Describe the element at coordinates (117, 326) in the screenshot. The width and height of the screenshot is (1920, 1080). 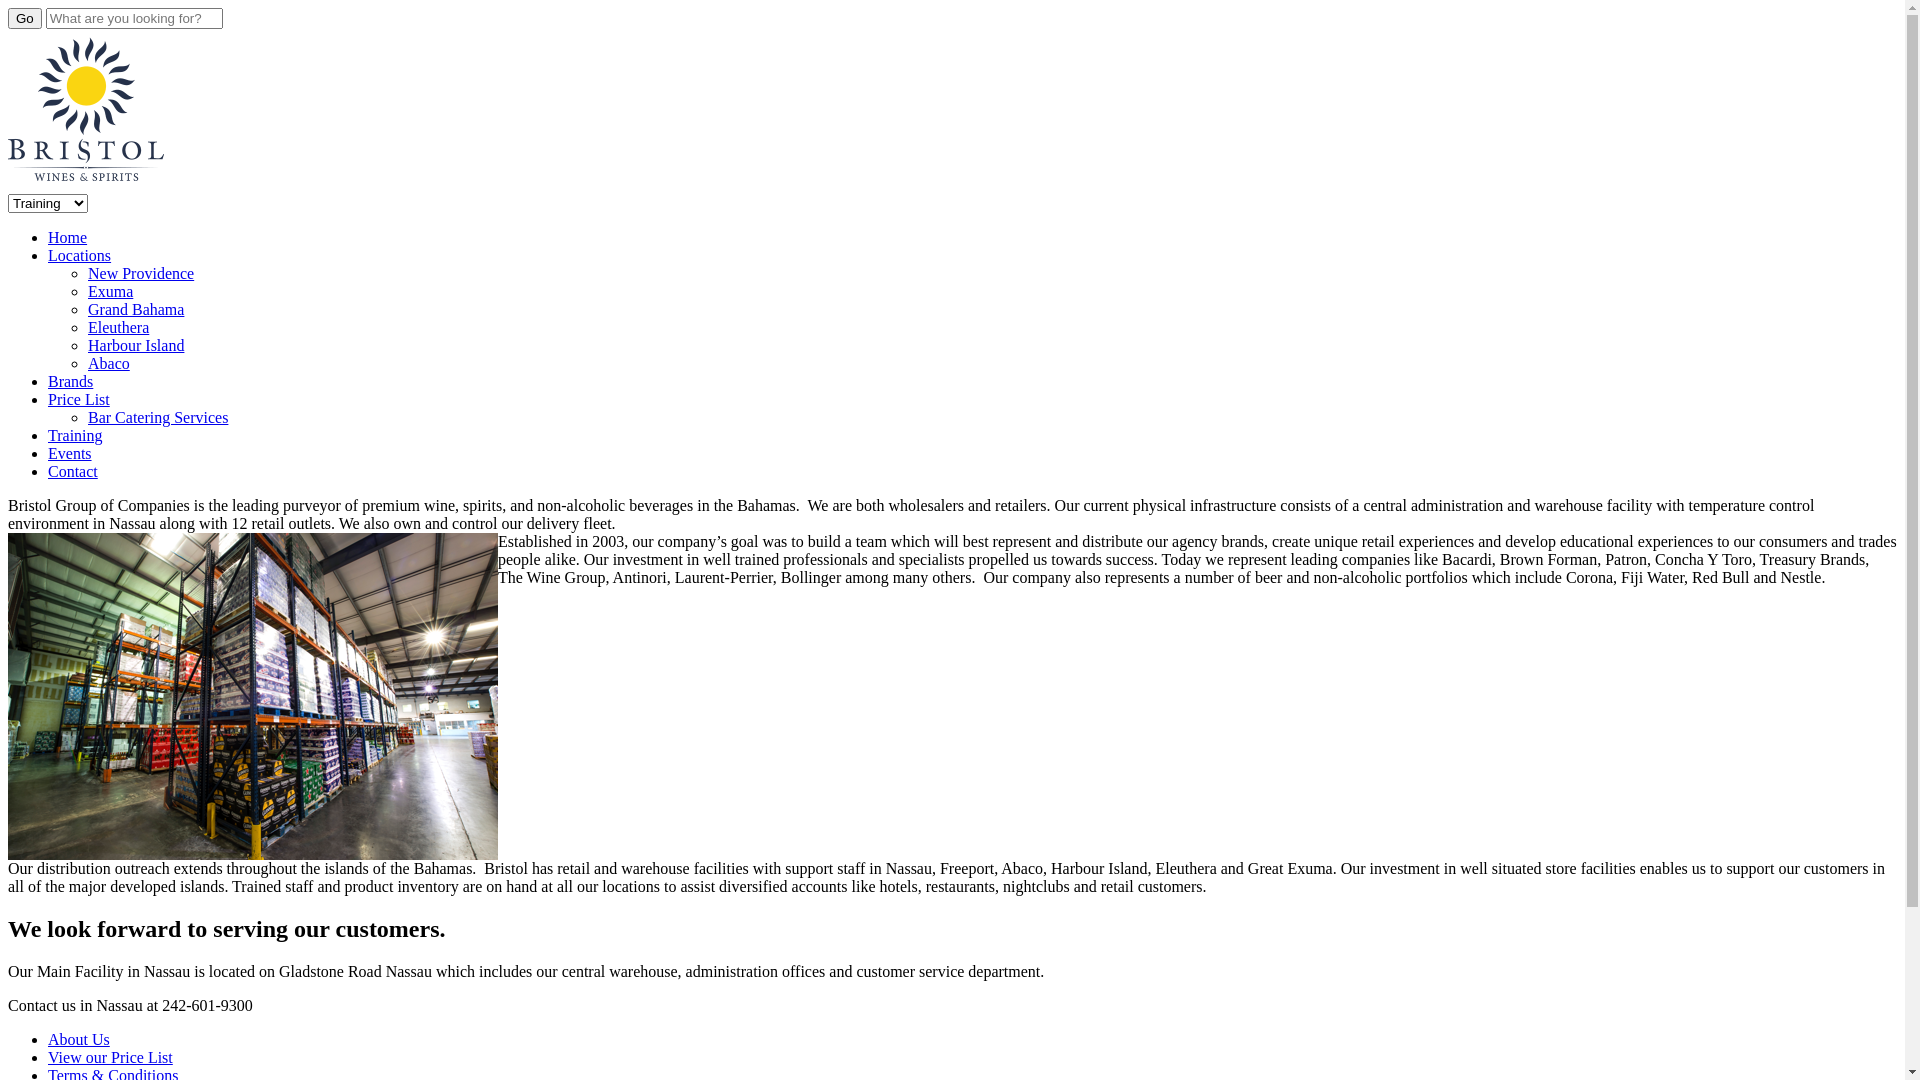
I see `'Eleuthera'` at that location.